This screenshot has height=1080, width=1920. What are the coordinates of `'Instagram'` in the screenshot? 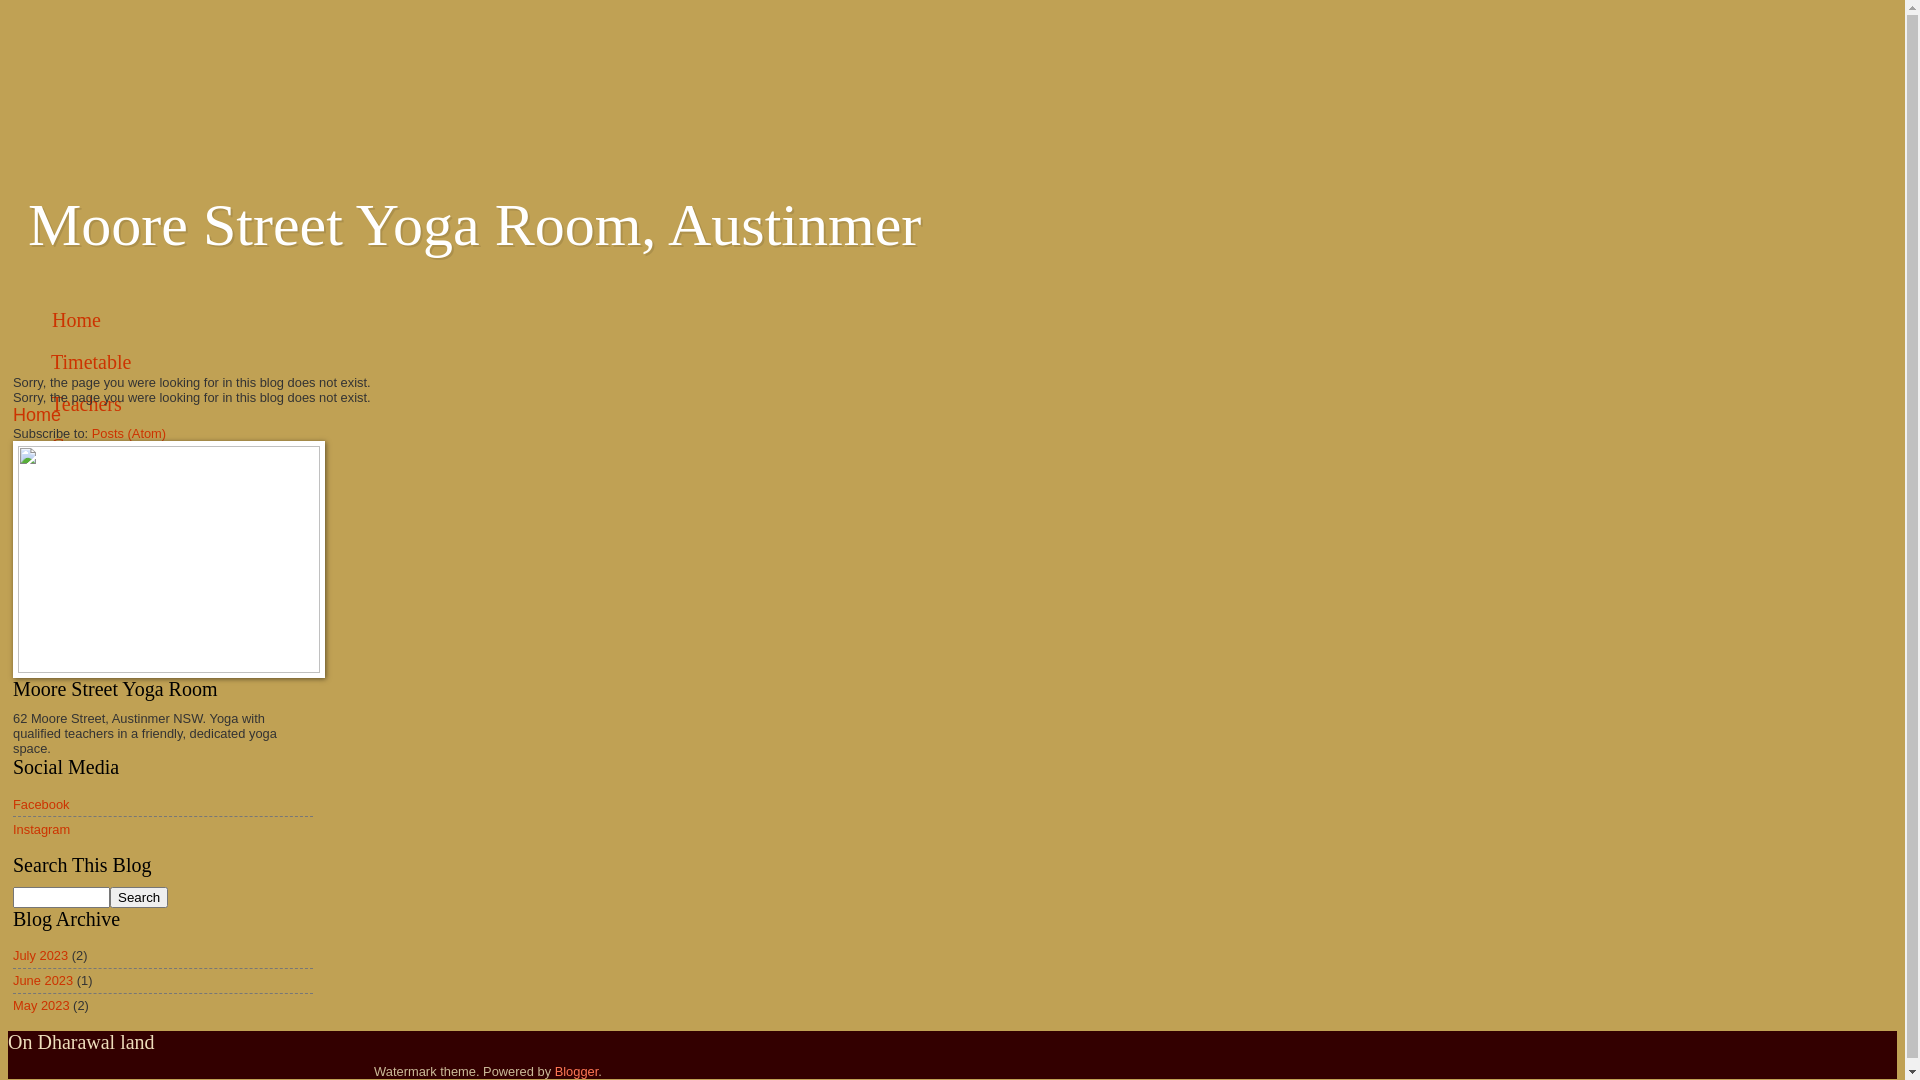 It's located at (41, 829).